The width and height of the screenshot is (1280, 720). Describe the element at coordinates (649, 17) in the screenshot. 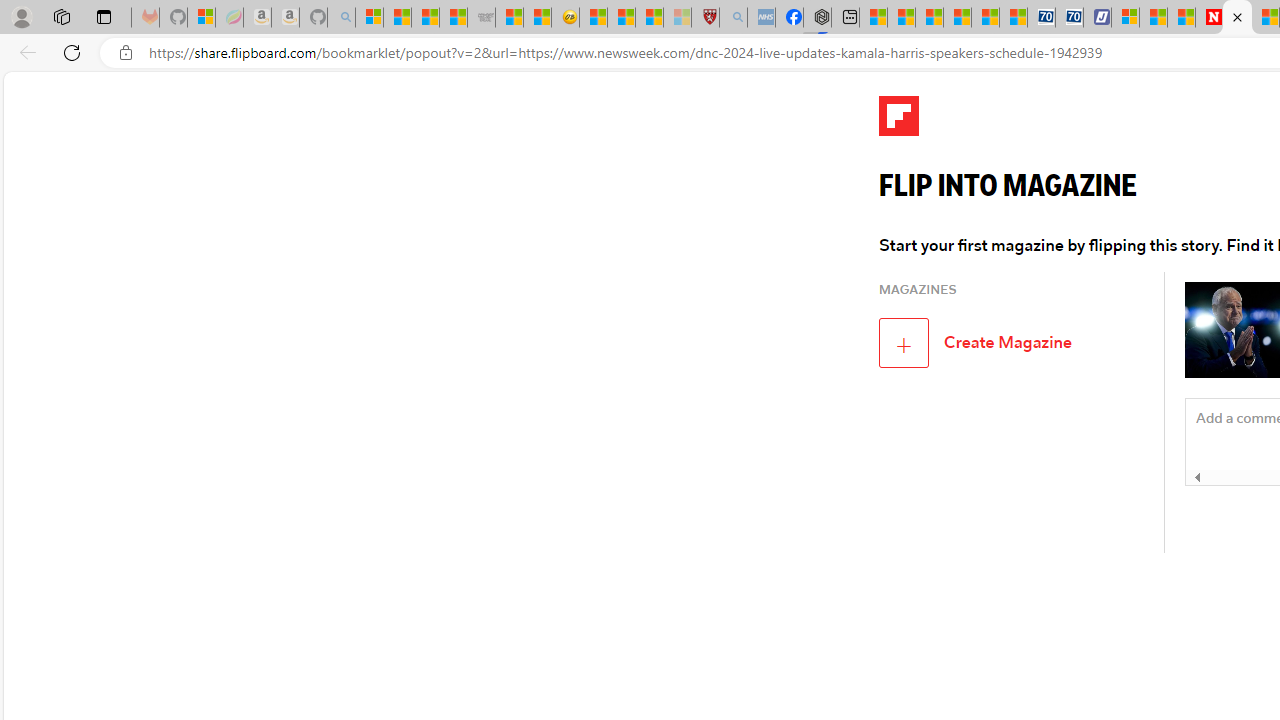

I see `'Science - MSN'` at that location.